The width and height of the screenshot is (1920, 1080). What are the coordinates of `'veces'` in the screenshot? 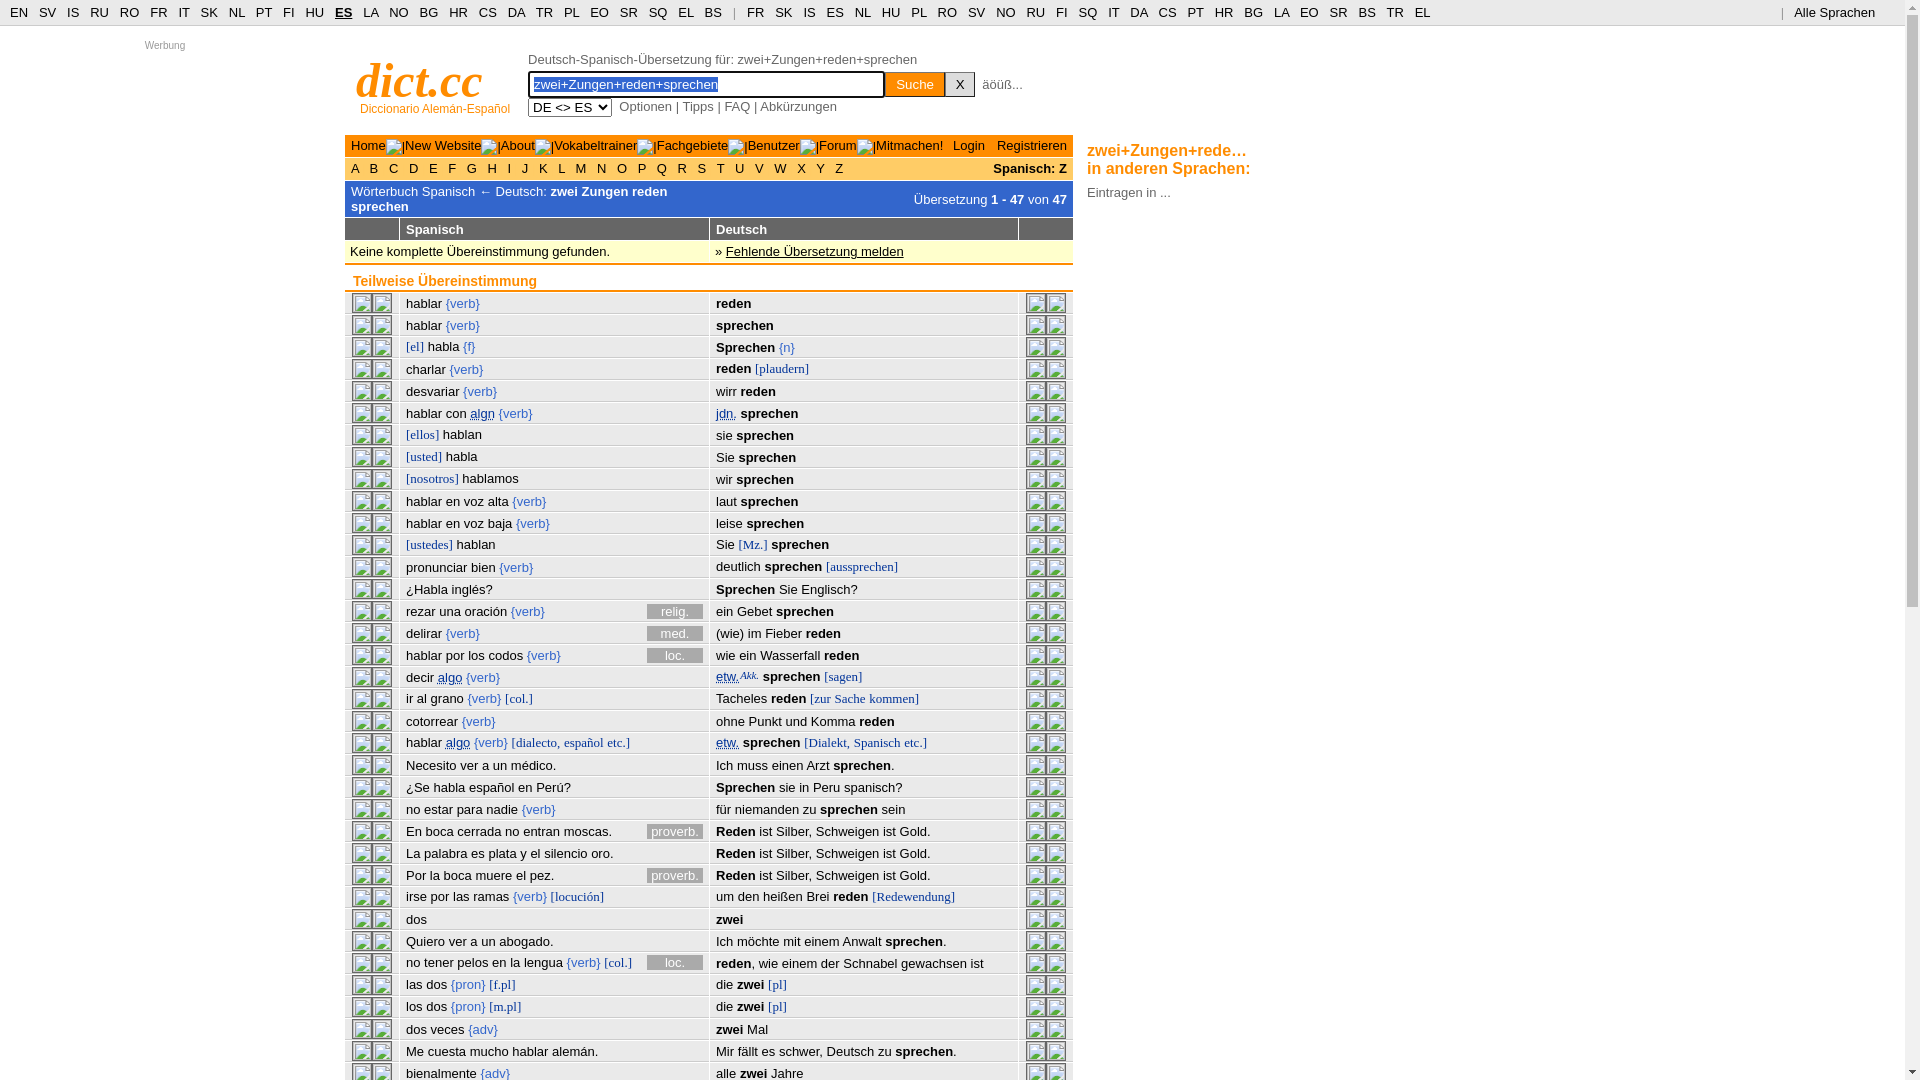 It's located at (446, 1029).